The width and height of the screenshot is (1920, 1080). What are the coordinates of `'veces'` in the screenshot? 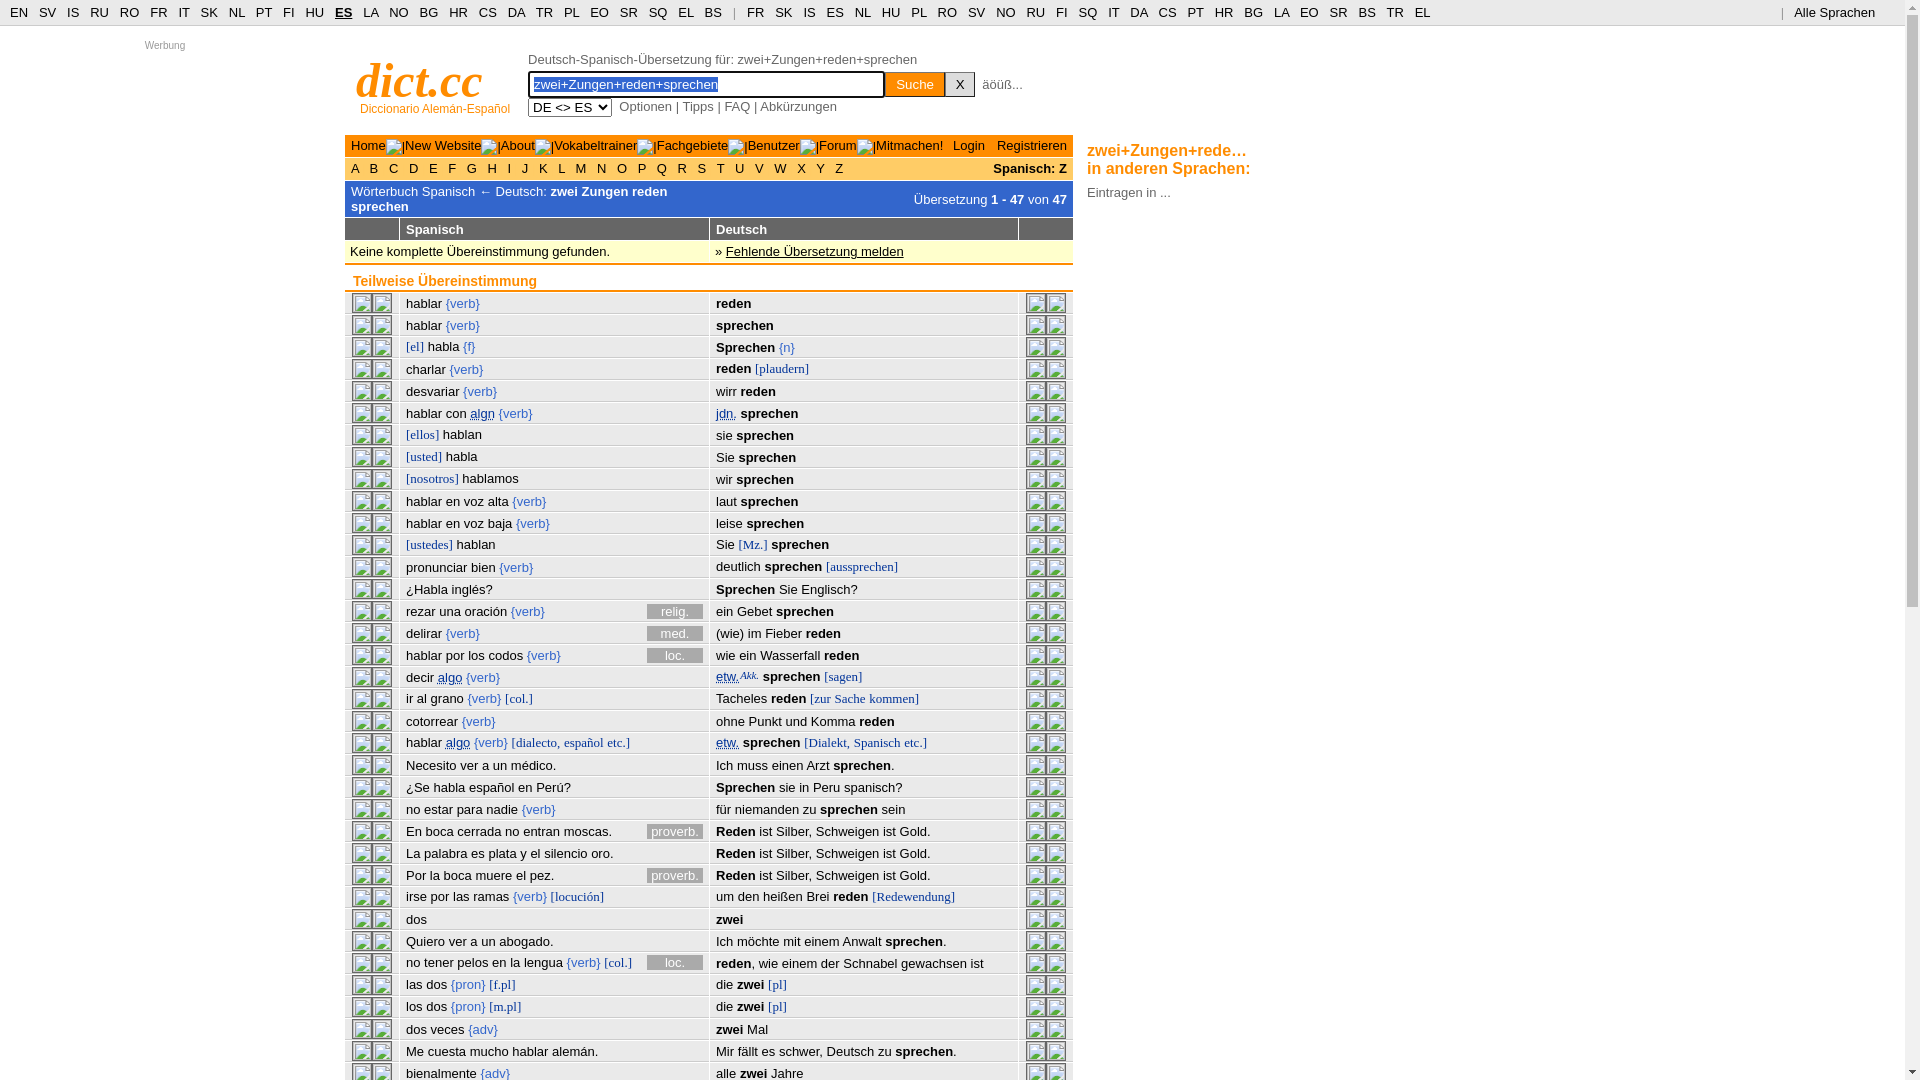 It's located at (446, 1029).